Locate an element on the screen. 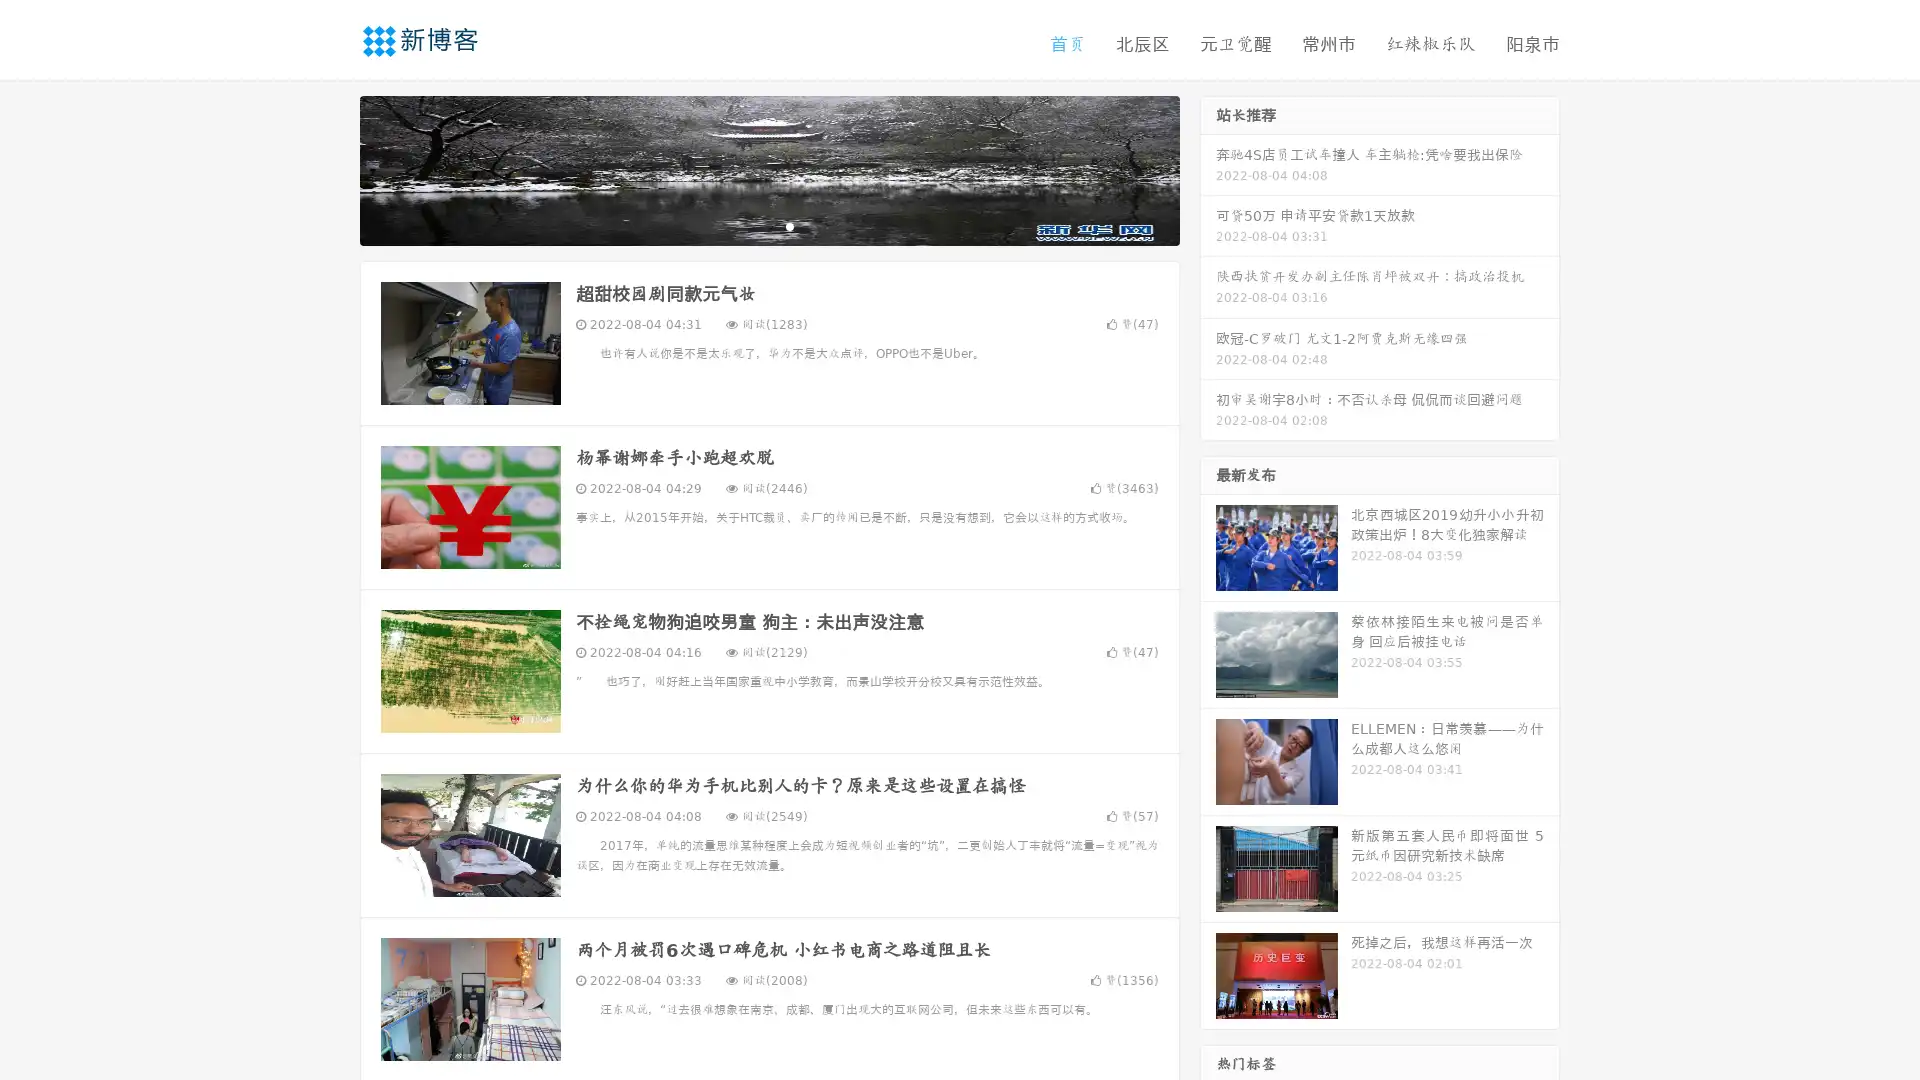  Go to slide 3 is located at coordinates (789, 225).